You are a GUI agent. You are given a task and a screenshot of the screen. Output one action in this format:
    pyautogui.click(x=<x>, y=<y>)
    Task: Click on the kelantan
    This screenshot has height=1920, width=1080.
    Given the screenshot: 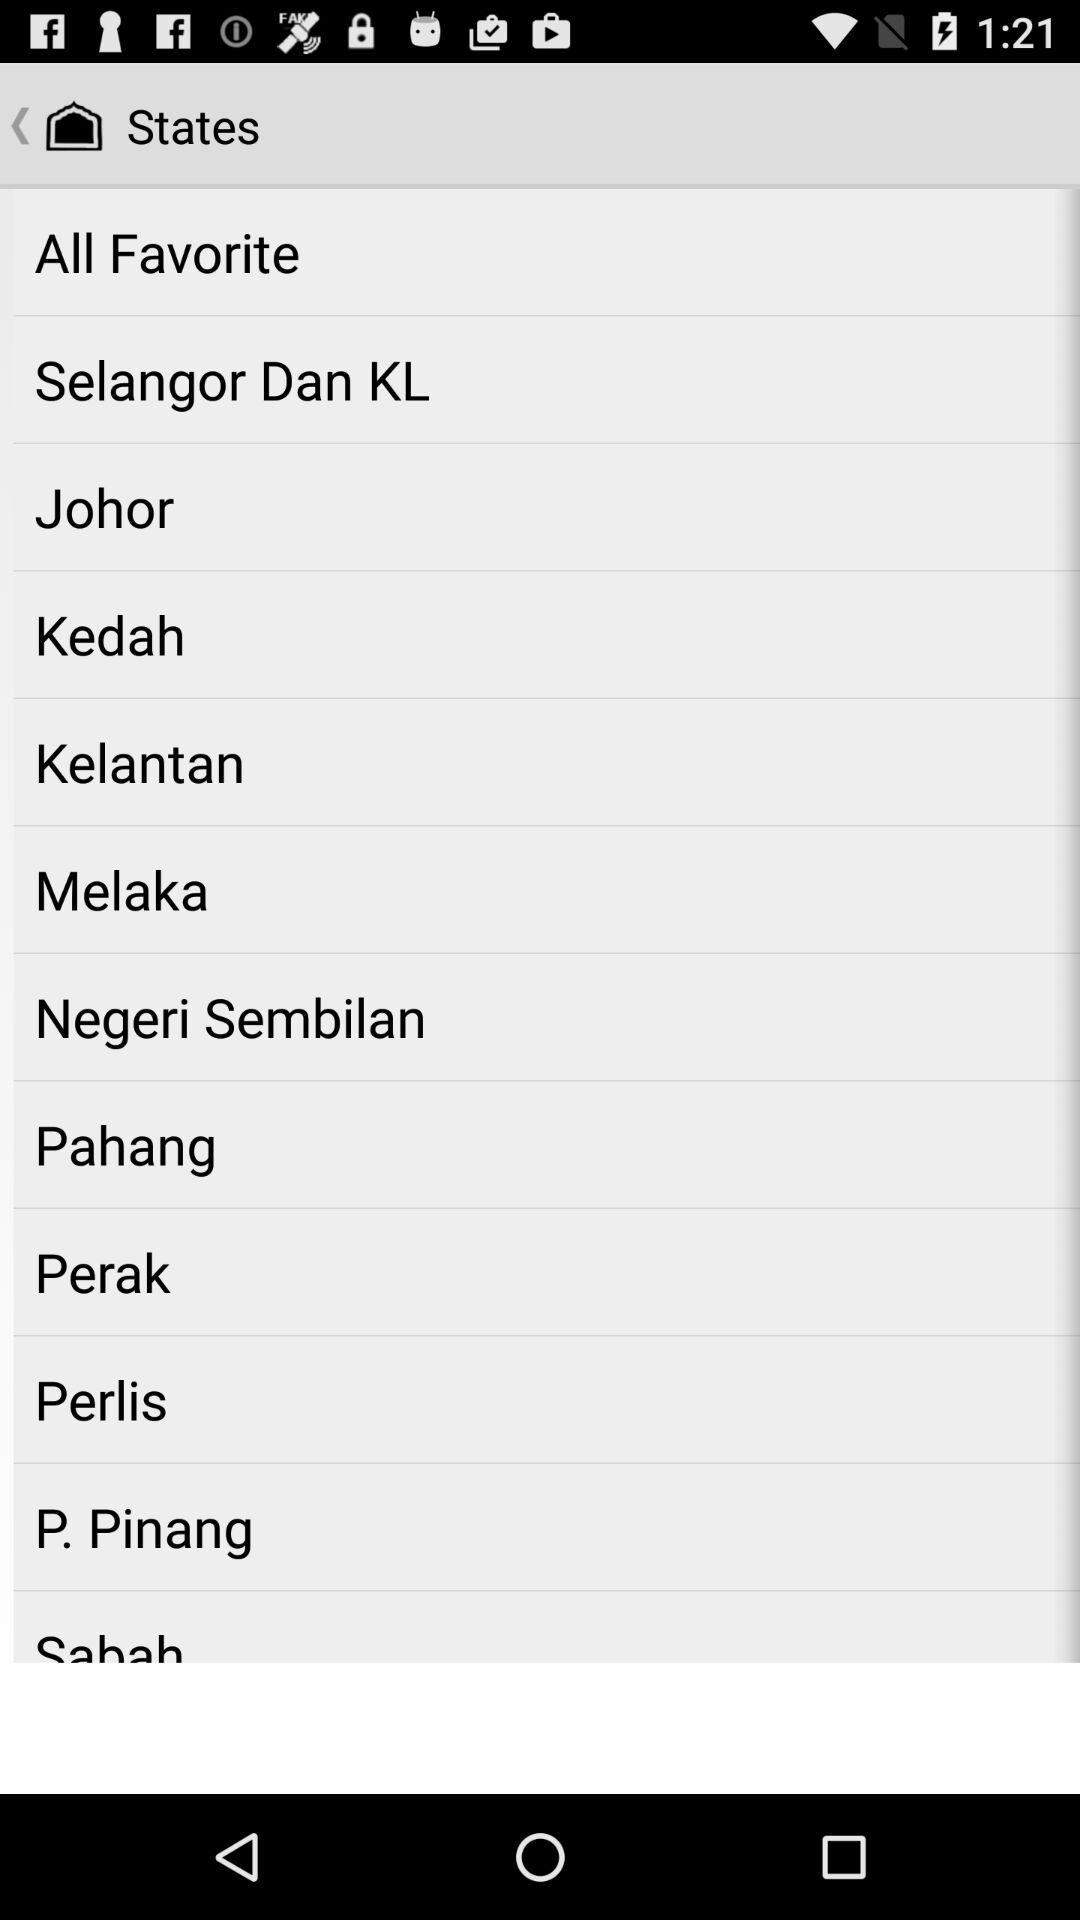 What is the action you would take?
    pyautogui.click(x=546, y=761)
    